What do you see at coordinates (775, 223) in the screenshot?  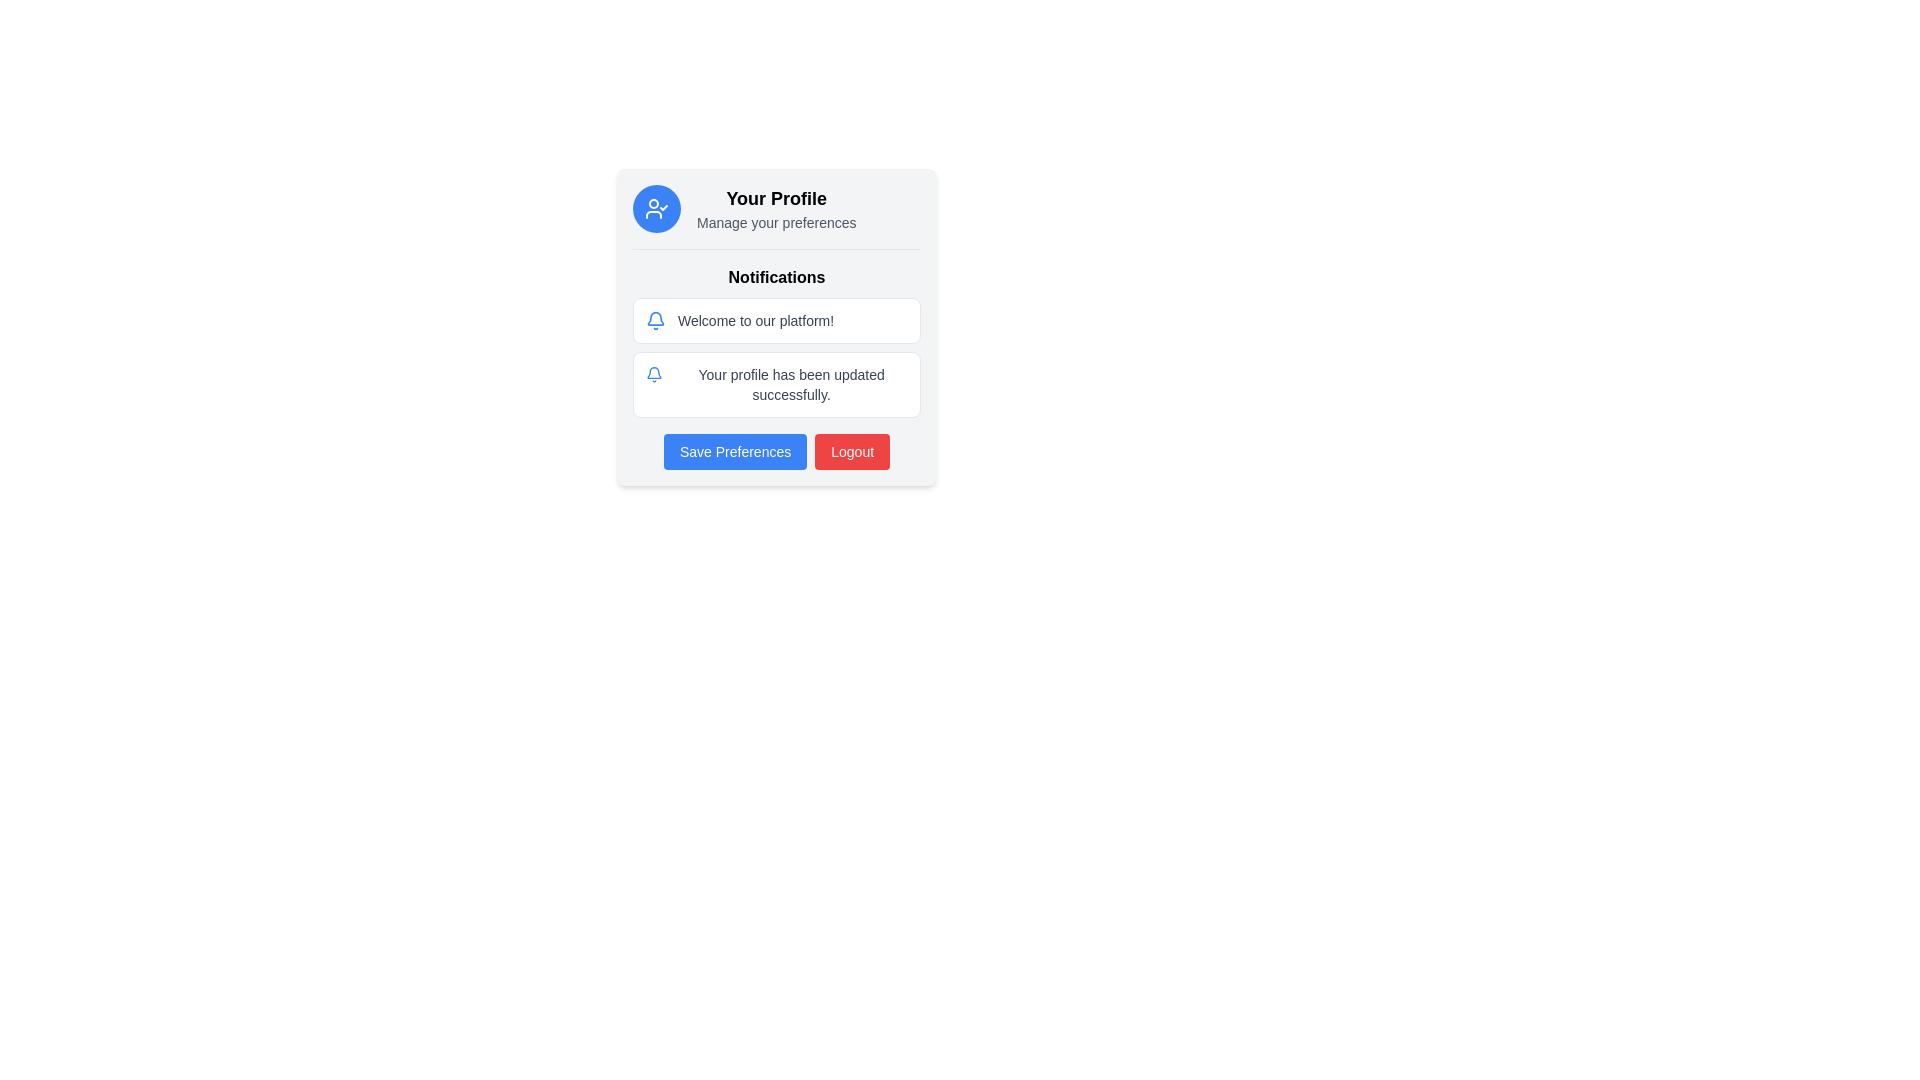 I see `the text label that says 'Manage your preferences', which is styled in gray and located below 'Your Profile' in the user profile interface` at bounding box center [775, 223].